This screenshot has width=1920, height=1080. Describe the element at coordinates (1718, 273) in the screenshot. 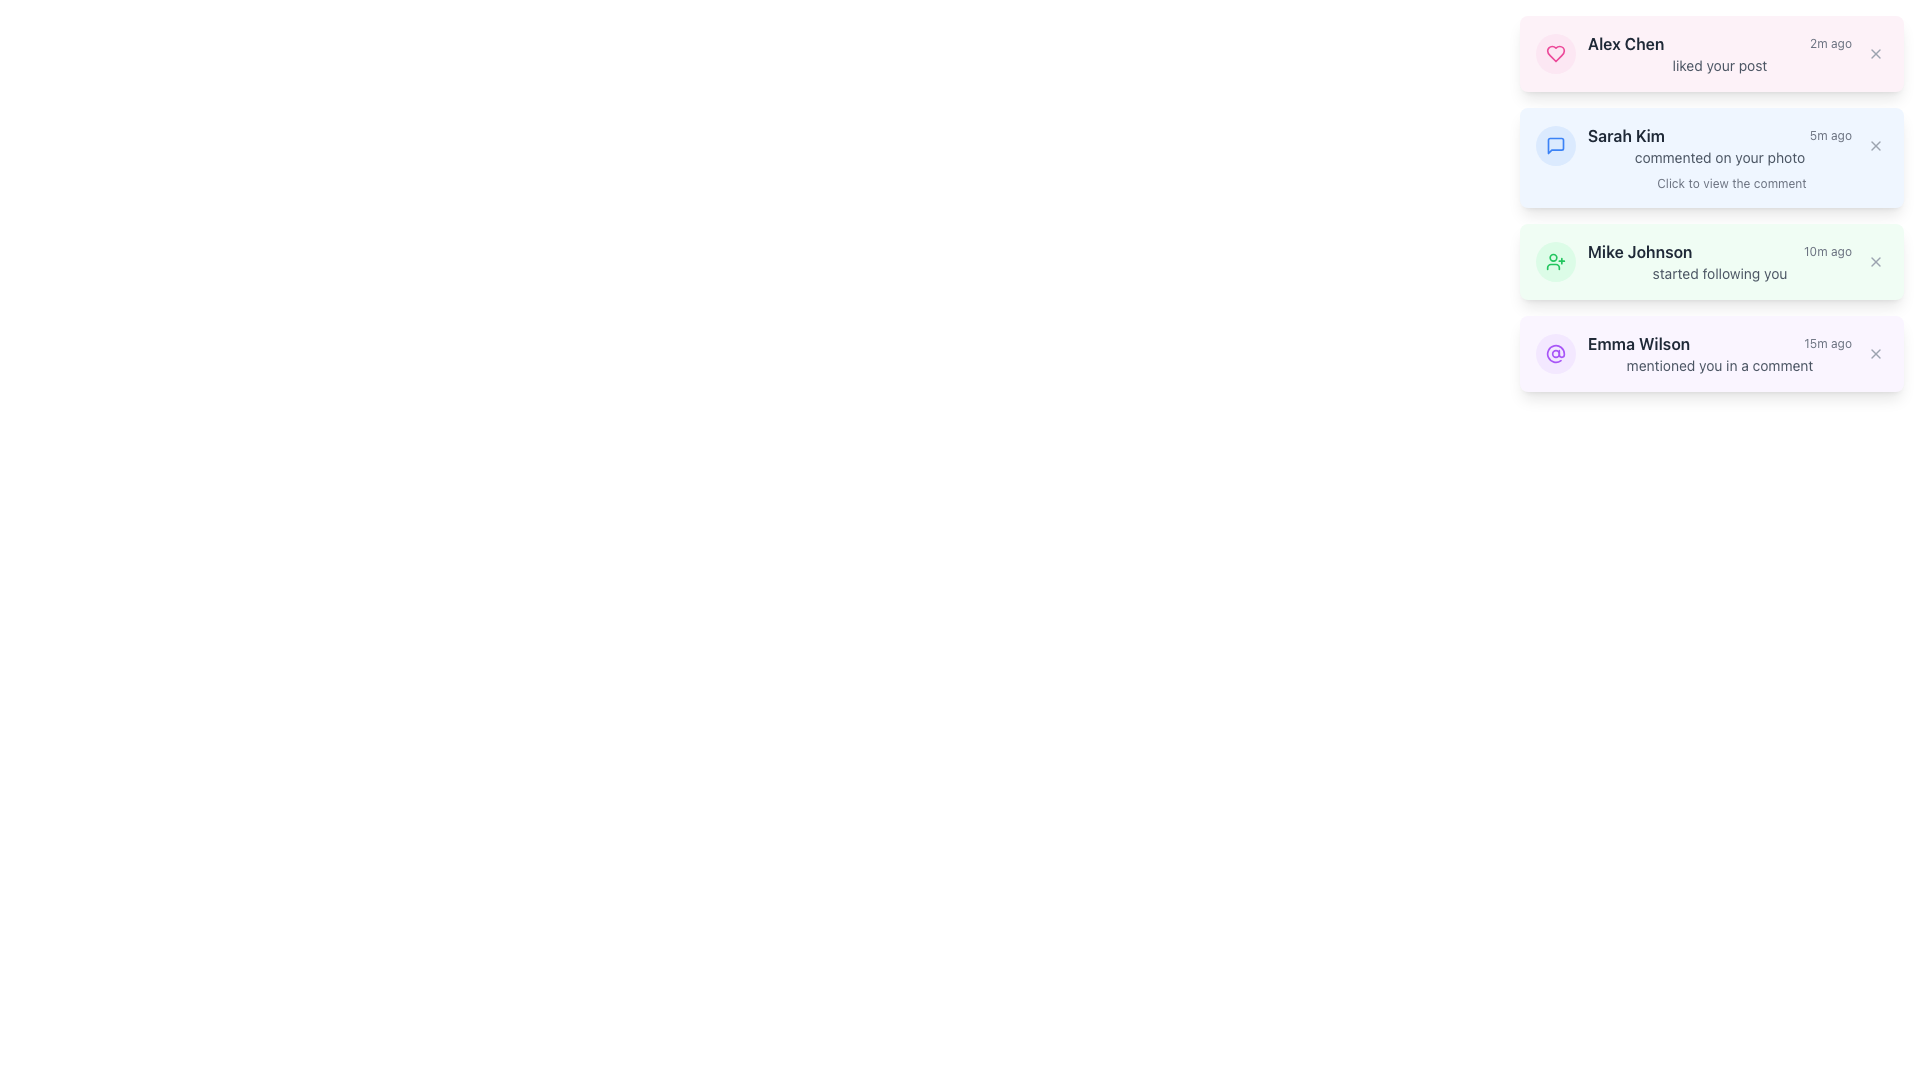

I see `text label that displays 'started following you', which is styled in small gray font and located under 'Mike Johnson' as the third notification item` at that location.